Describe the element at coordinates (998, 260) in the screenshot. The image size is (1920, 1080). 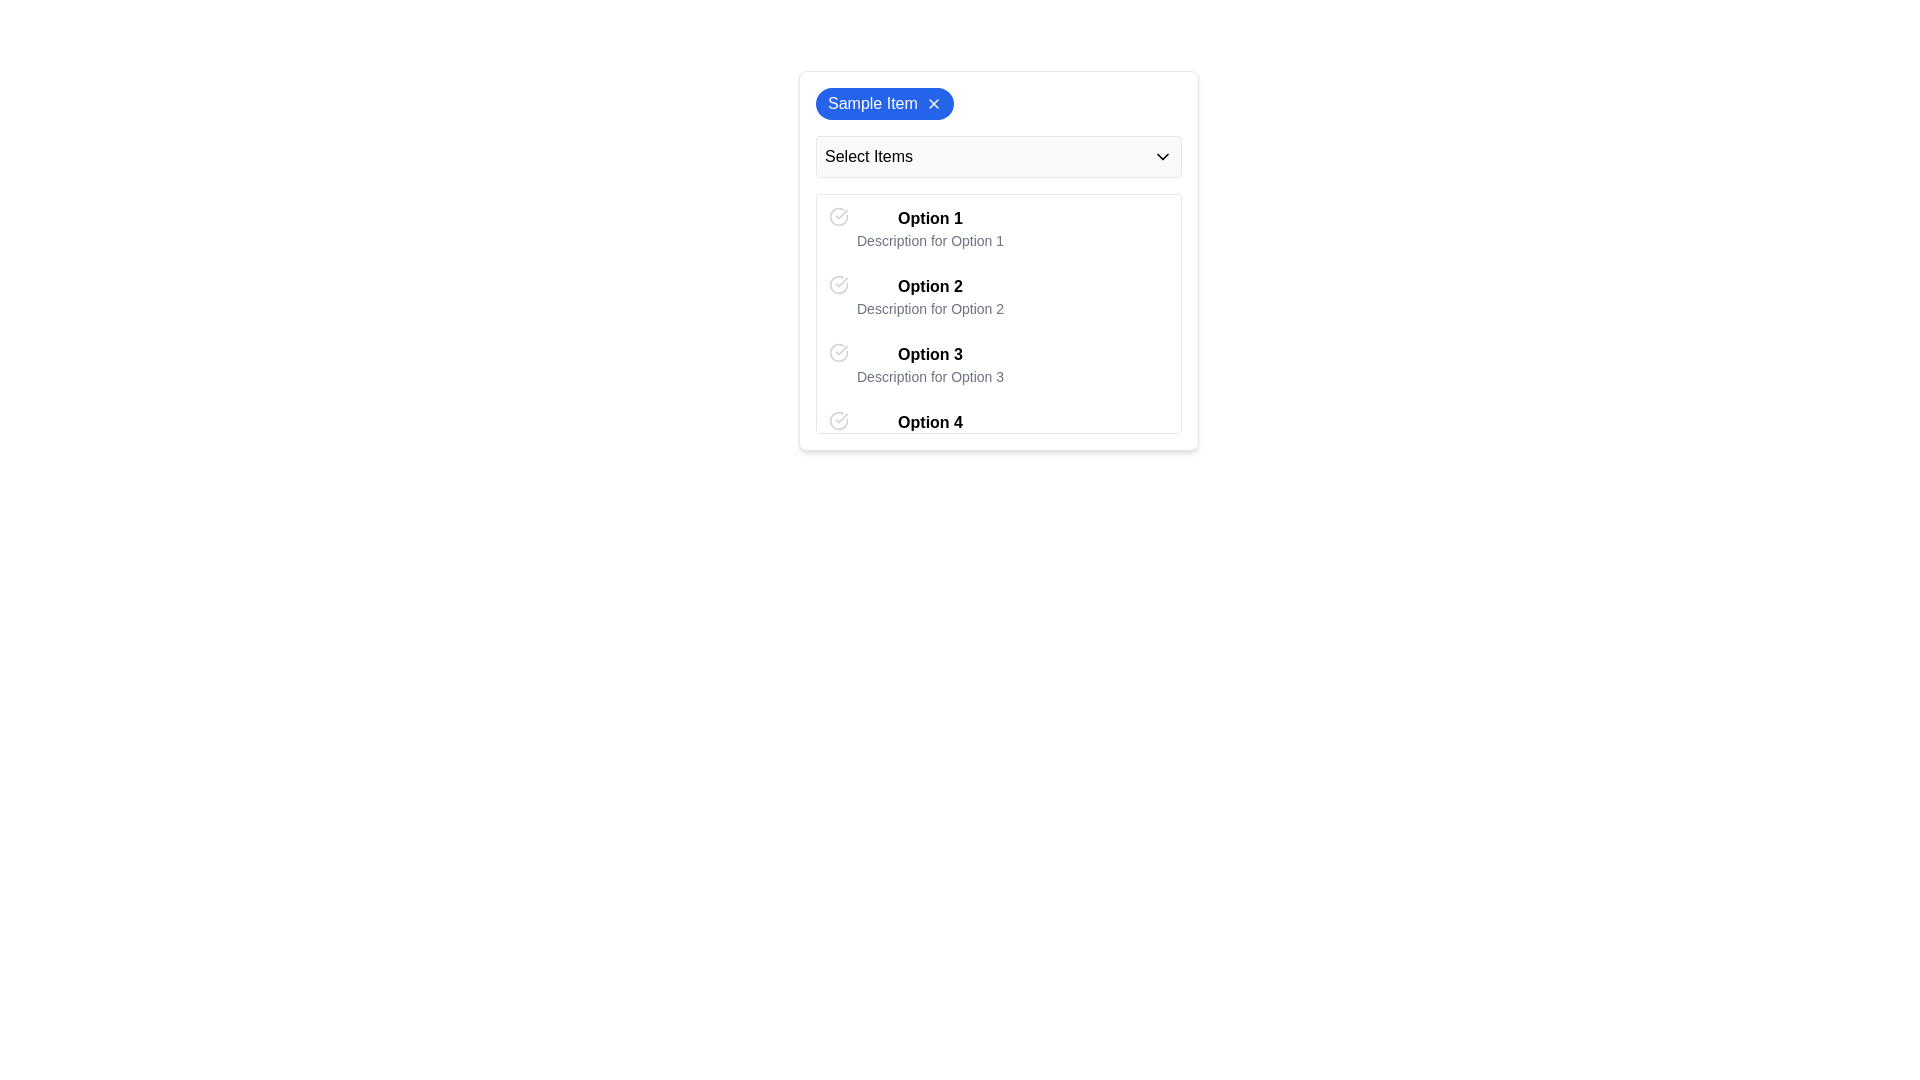
I see `to select the second option in the dropdown titled 'Select Items'` at that location.